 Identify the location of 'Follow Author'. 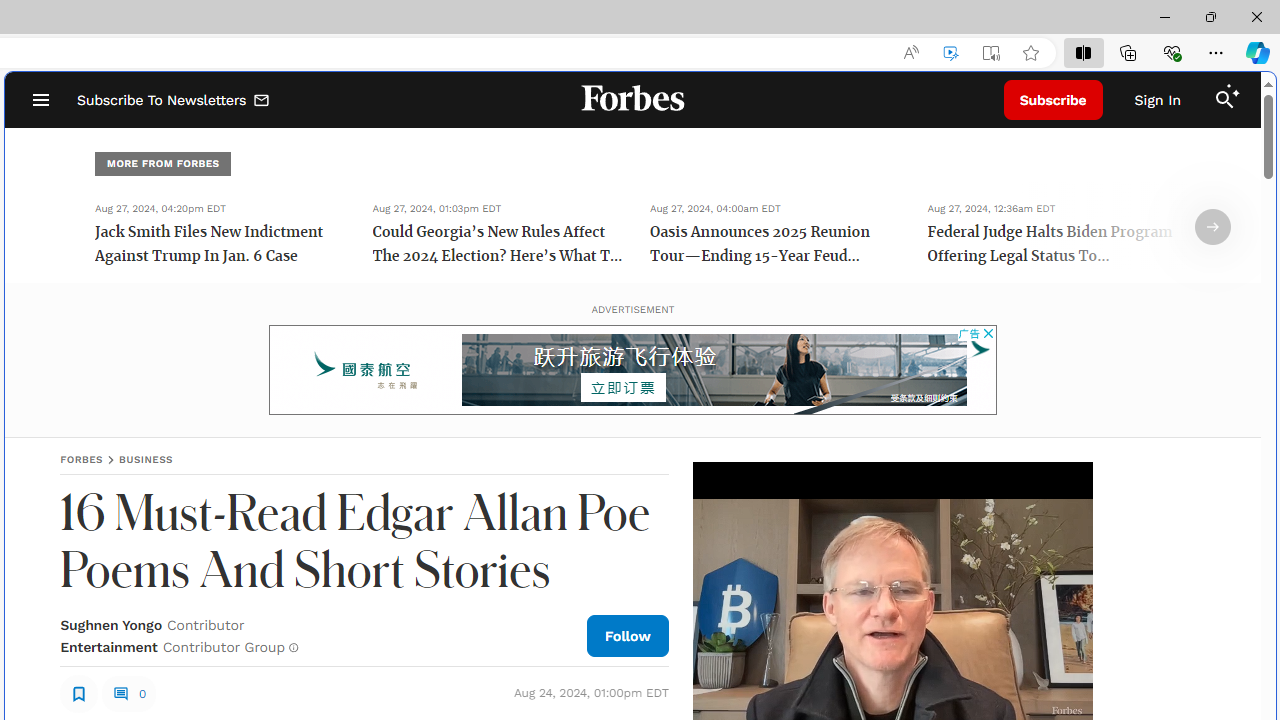
(626, 635).